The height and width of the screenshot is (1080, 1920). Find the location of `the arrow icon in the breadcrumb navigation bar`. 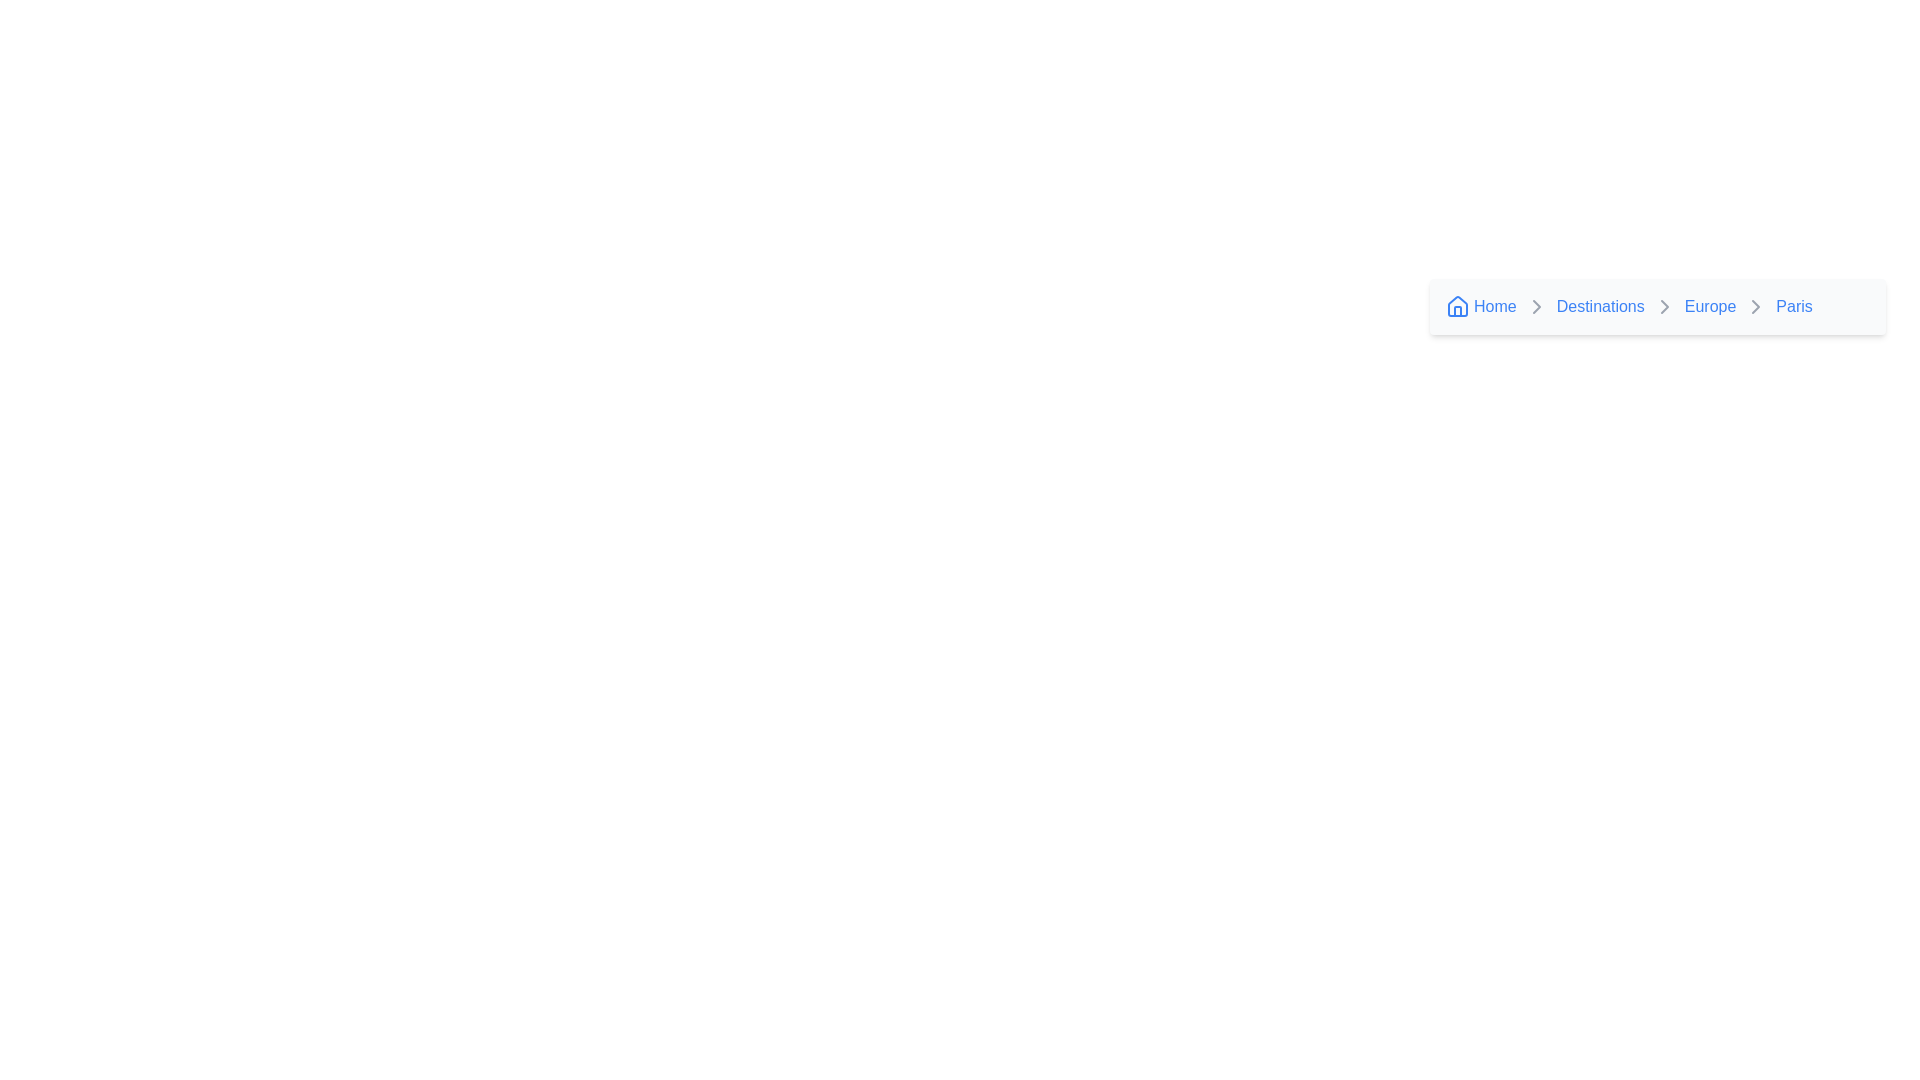

the arrow icon in the breadcrumb navigation bar is located at coordinates (1535, 307).